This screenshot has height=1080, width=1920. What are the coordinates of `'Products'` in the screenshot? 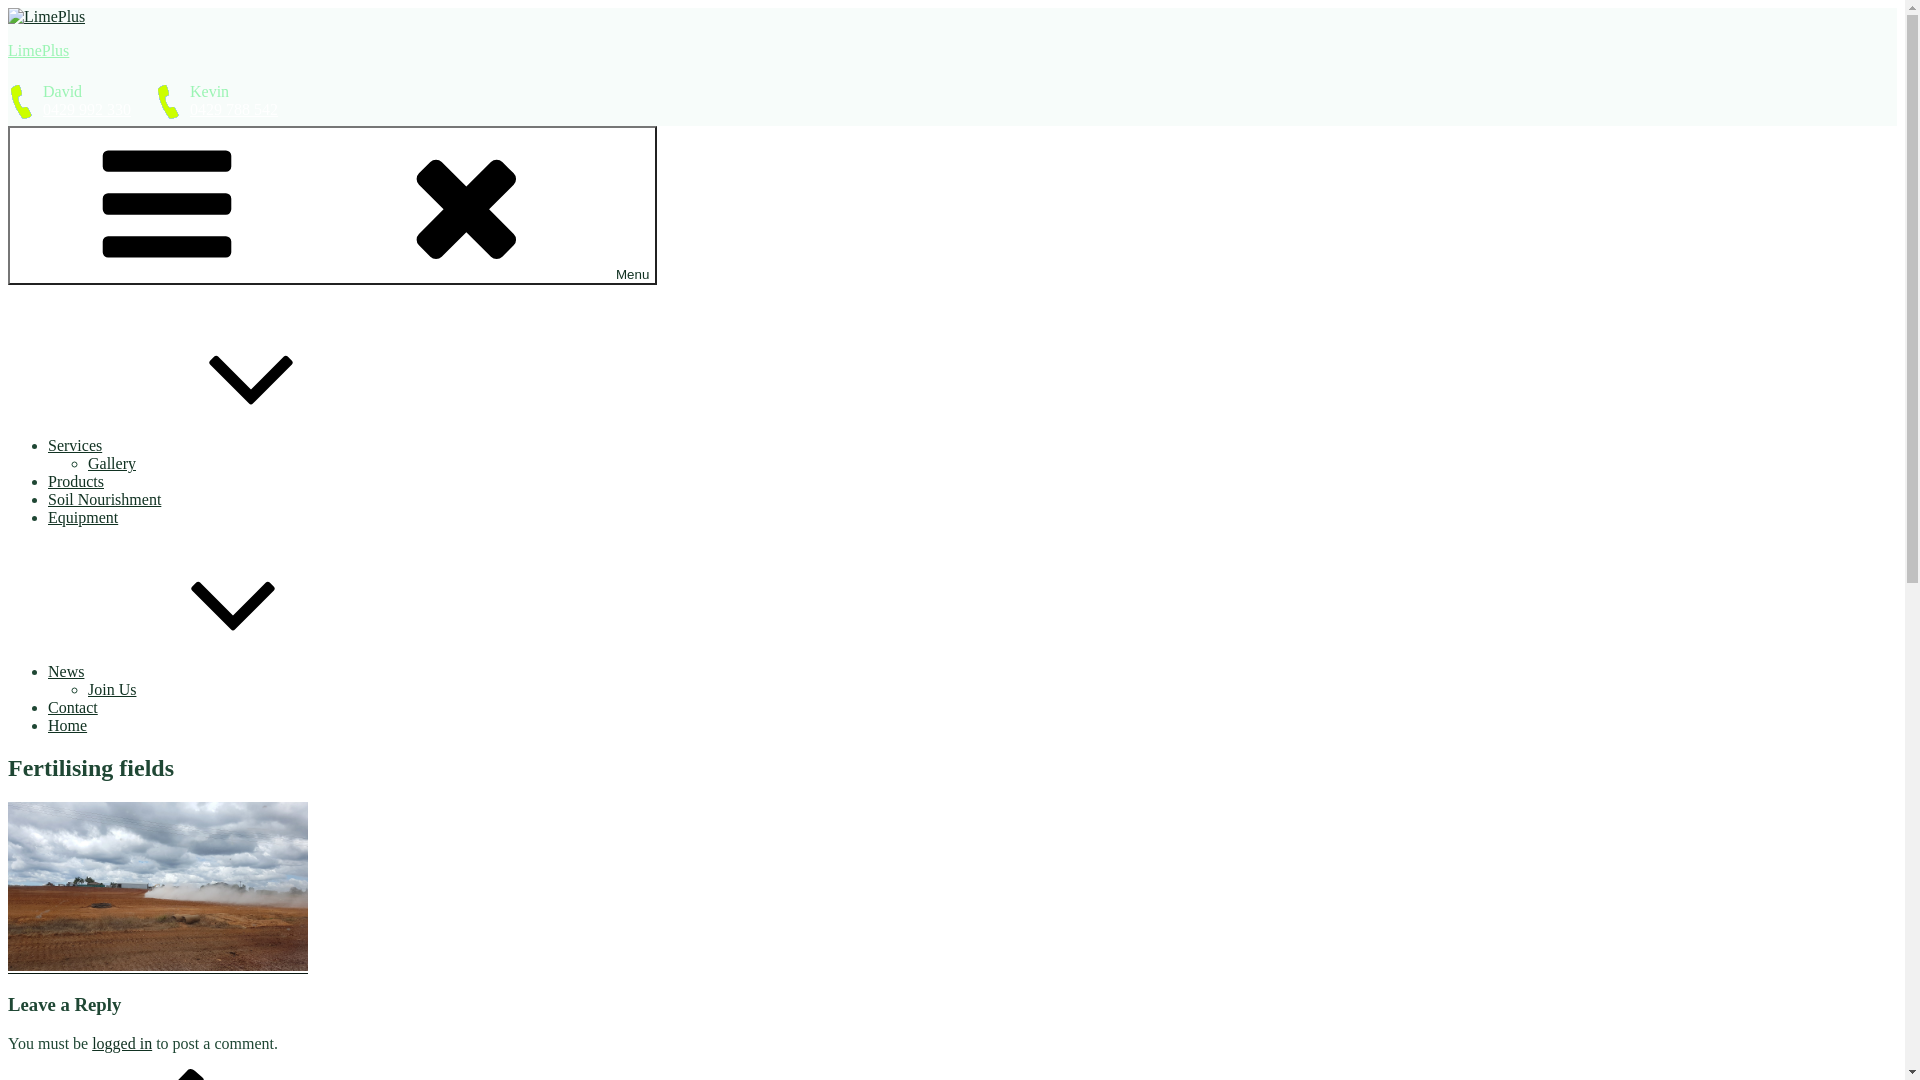 It's located at (48, 481).